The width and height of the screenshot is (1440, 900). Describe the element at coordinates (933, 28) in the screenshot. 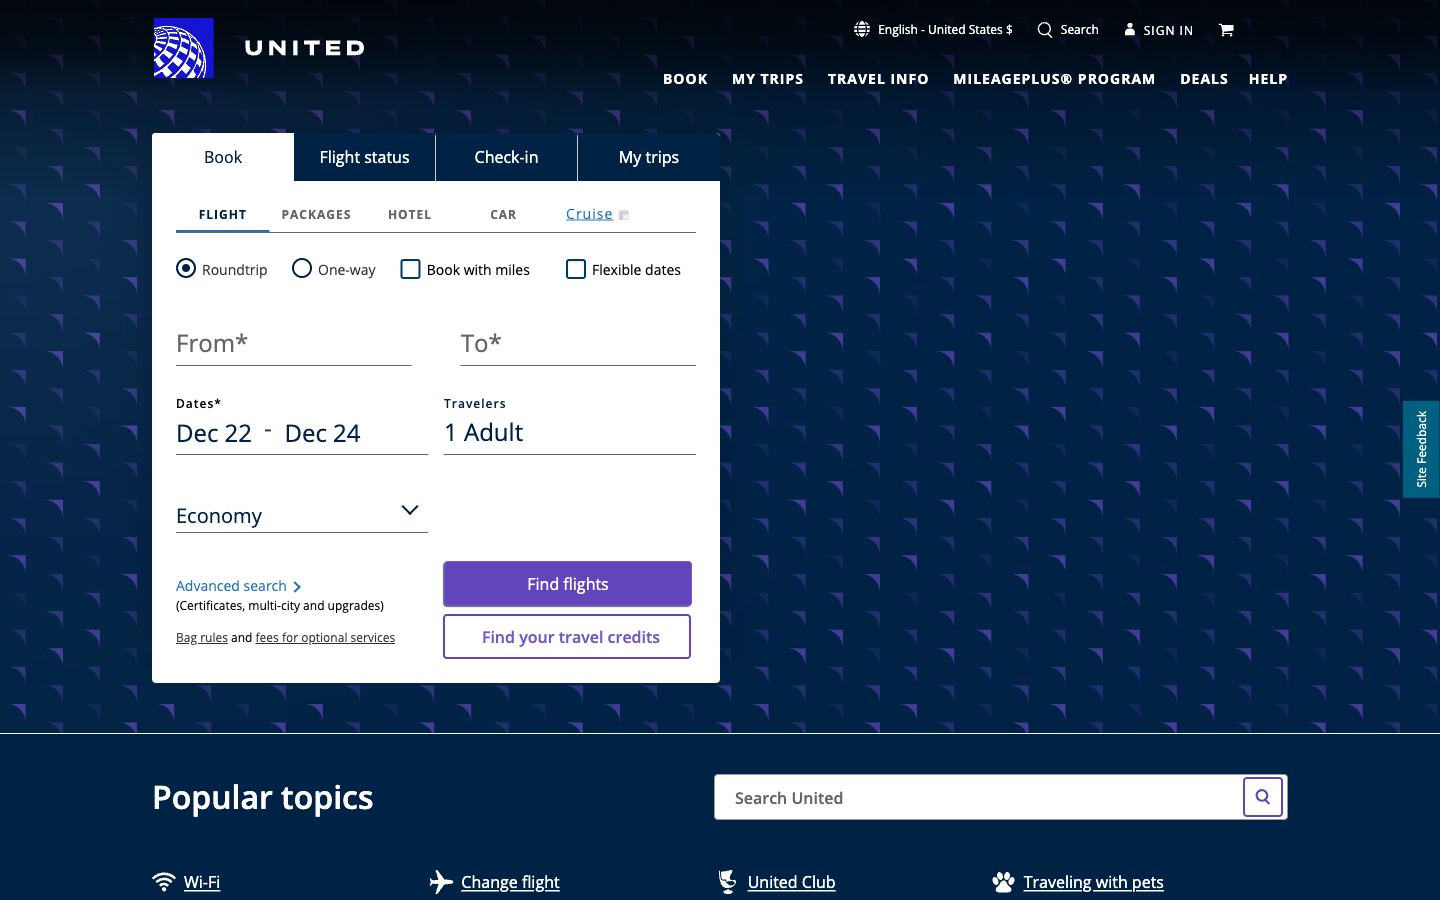

I see `the language bar option` at that location.